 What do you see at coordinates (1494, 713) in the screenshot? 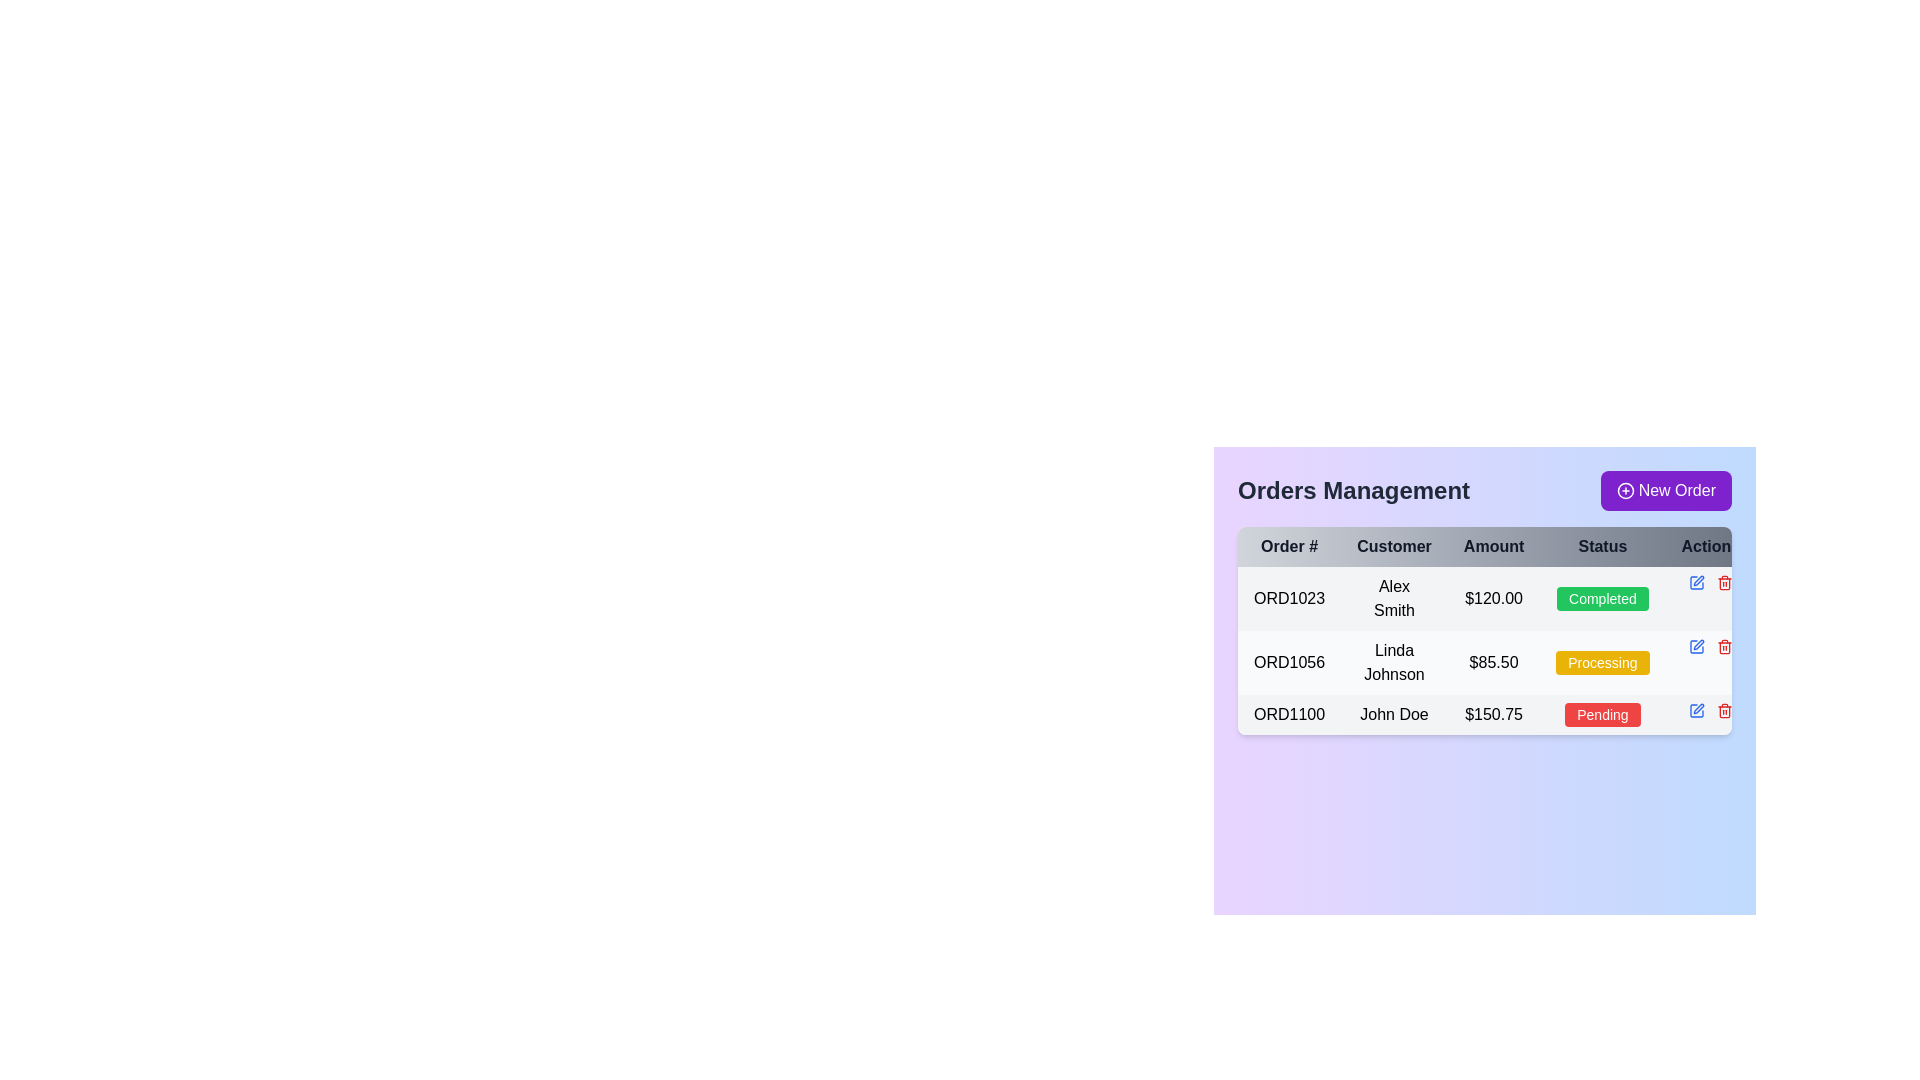
I see `the static text element displaying the monetary value '$150.75' located in the third row of the 'Orders Management' table under the 'Amount' column` at bounding box center [1494, 713].